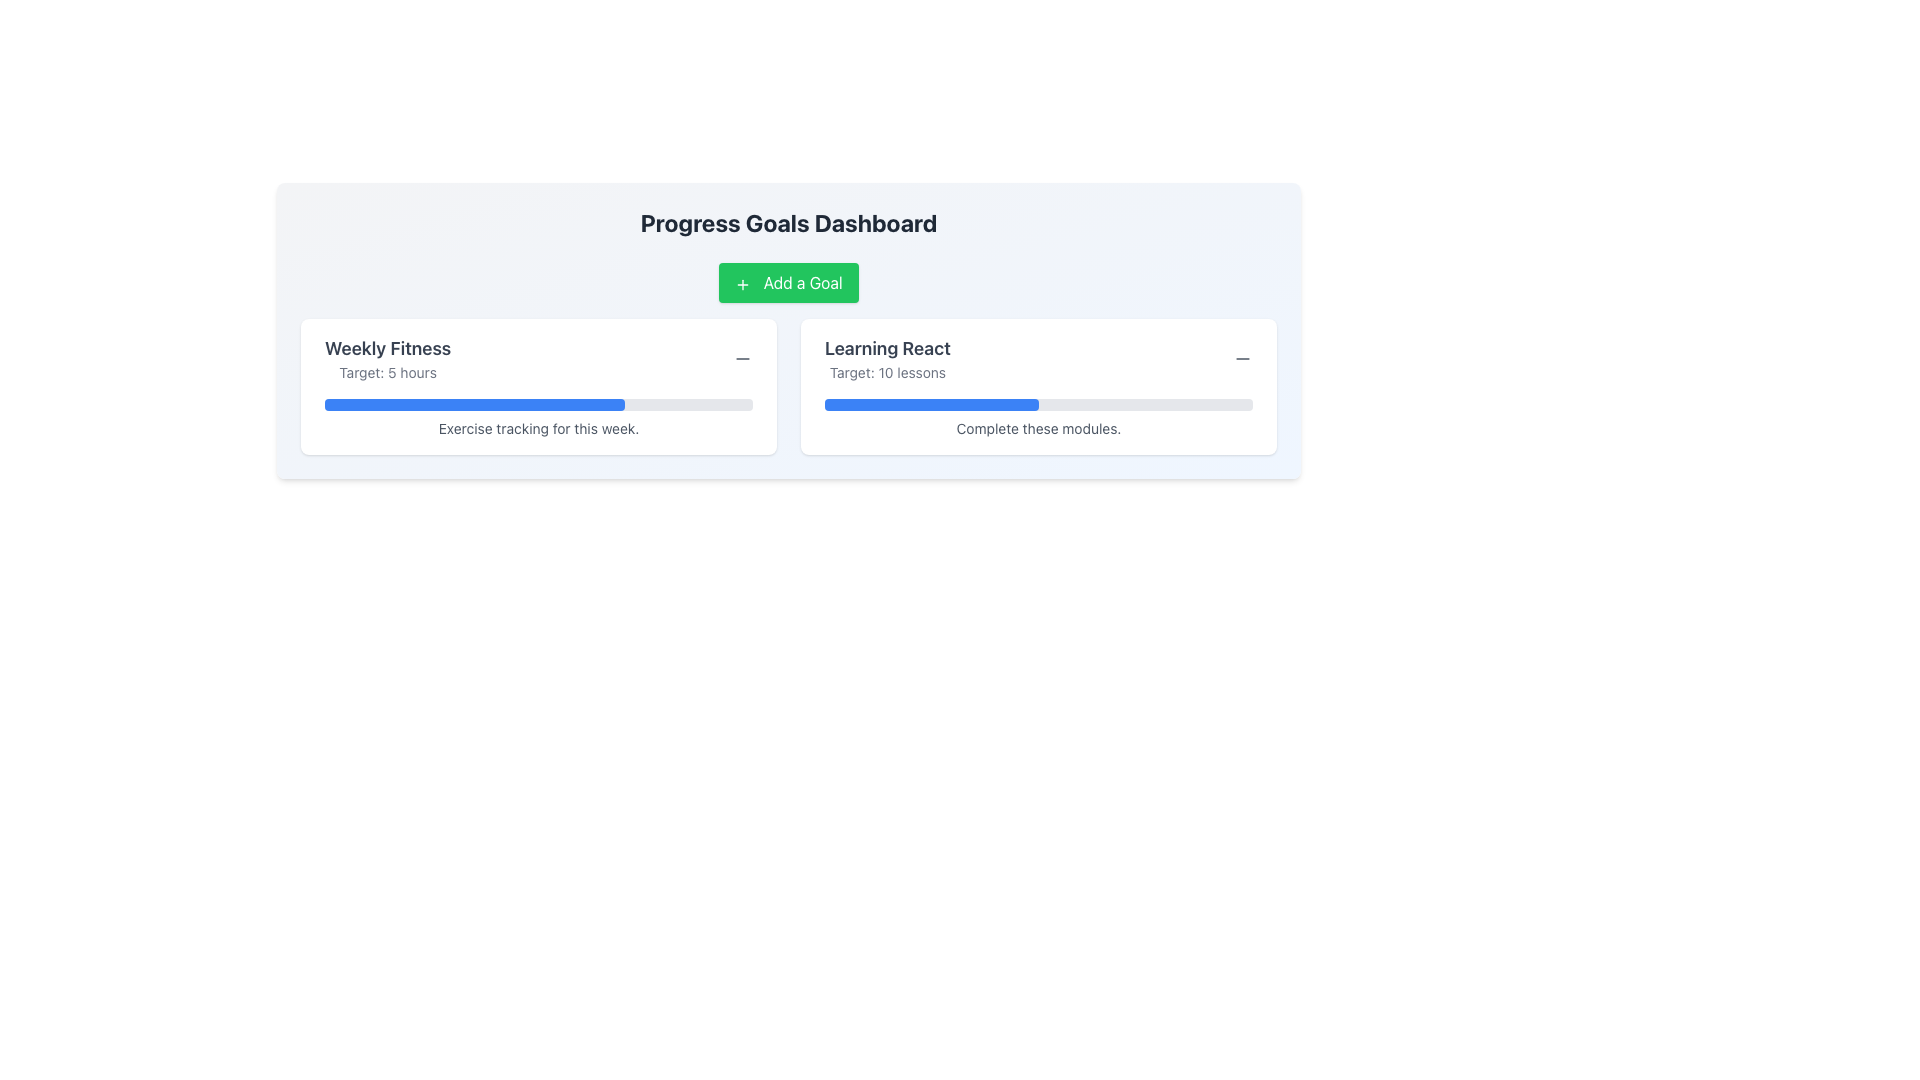 The image size is (1920, 1080). Describe the element at coordinates (473, 405) in the screenshot. I see `the blue rectangular progress bar with rounded edges located in the 'Progress Goals Dashboard' interface, situated below the 'Weekly Fitness' section` at that location.